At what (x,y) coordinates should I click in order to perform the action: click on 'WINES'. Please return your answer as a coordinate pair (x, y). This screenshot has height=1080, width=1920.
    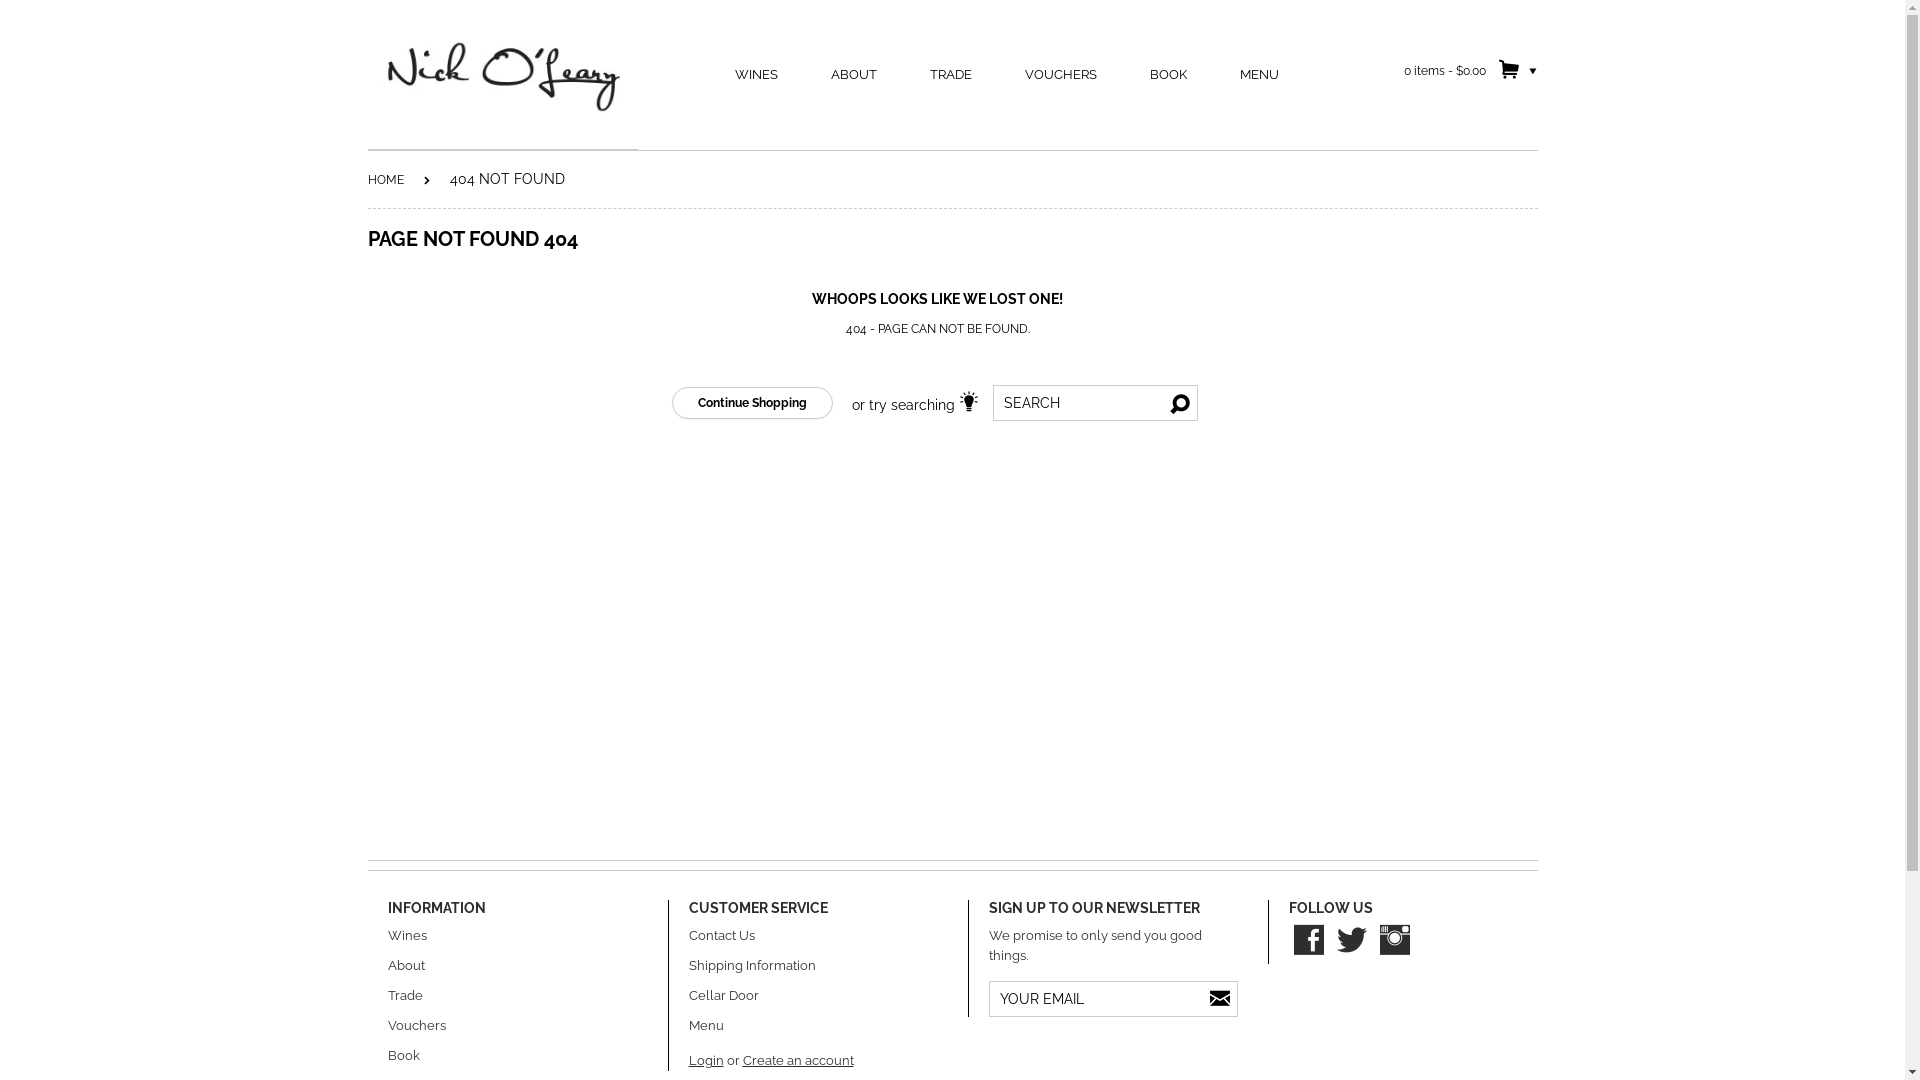
    Looking at the image, I should click on (720, 73).